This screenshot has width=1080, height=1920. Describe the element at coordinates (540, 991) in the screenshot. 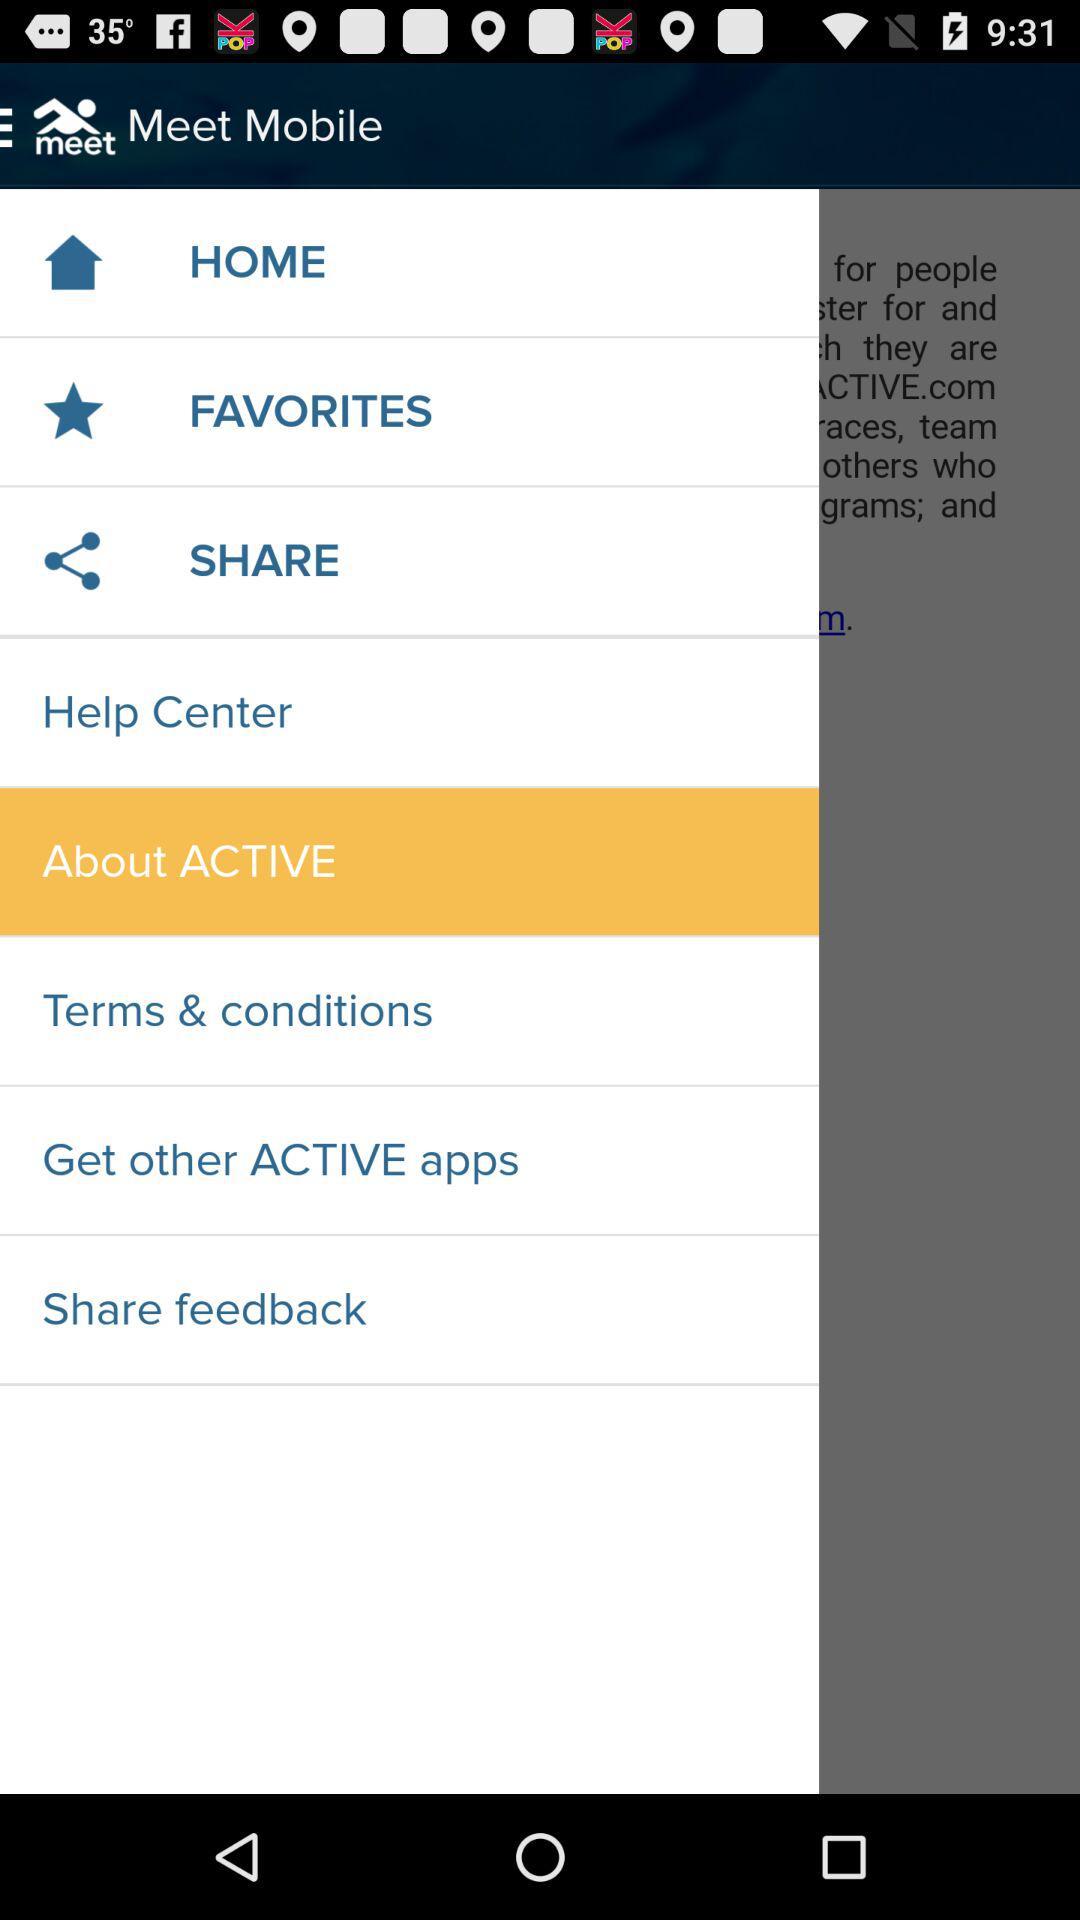

I see `highlight the whole page` at that location.